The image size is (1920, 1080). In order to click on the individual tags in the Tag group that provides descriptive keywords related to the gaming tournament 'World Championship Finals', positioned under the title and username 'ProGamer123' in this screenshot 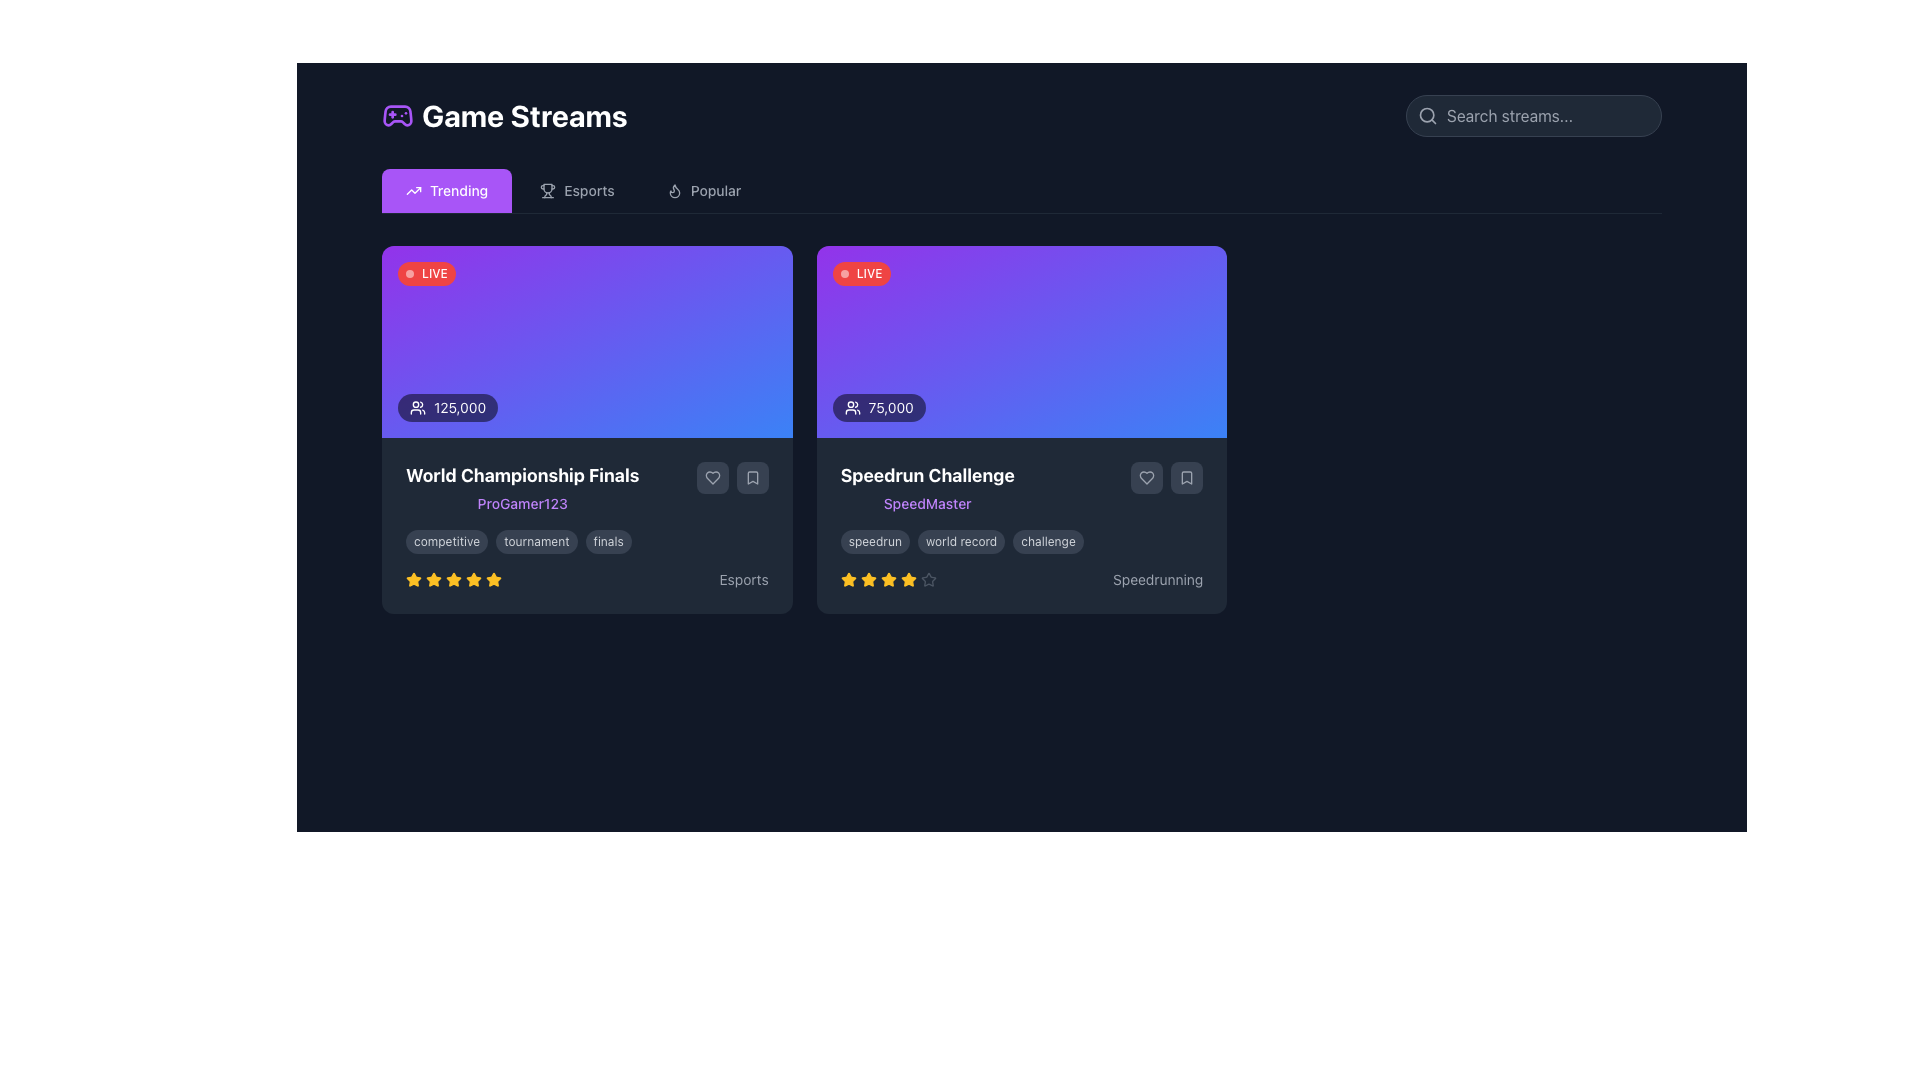, I will do `click(585, 542)`.